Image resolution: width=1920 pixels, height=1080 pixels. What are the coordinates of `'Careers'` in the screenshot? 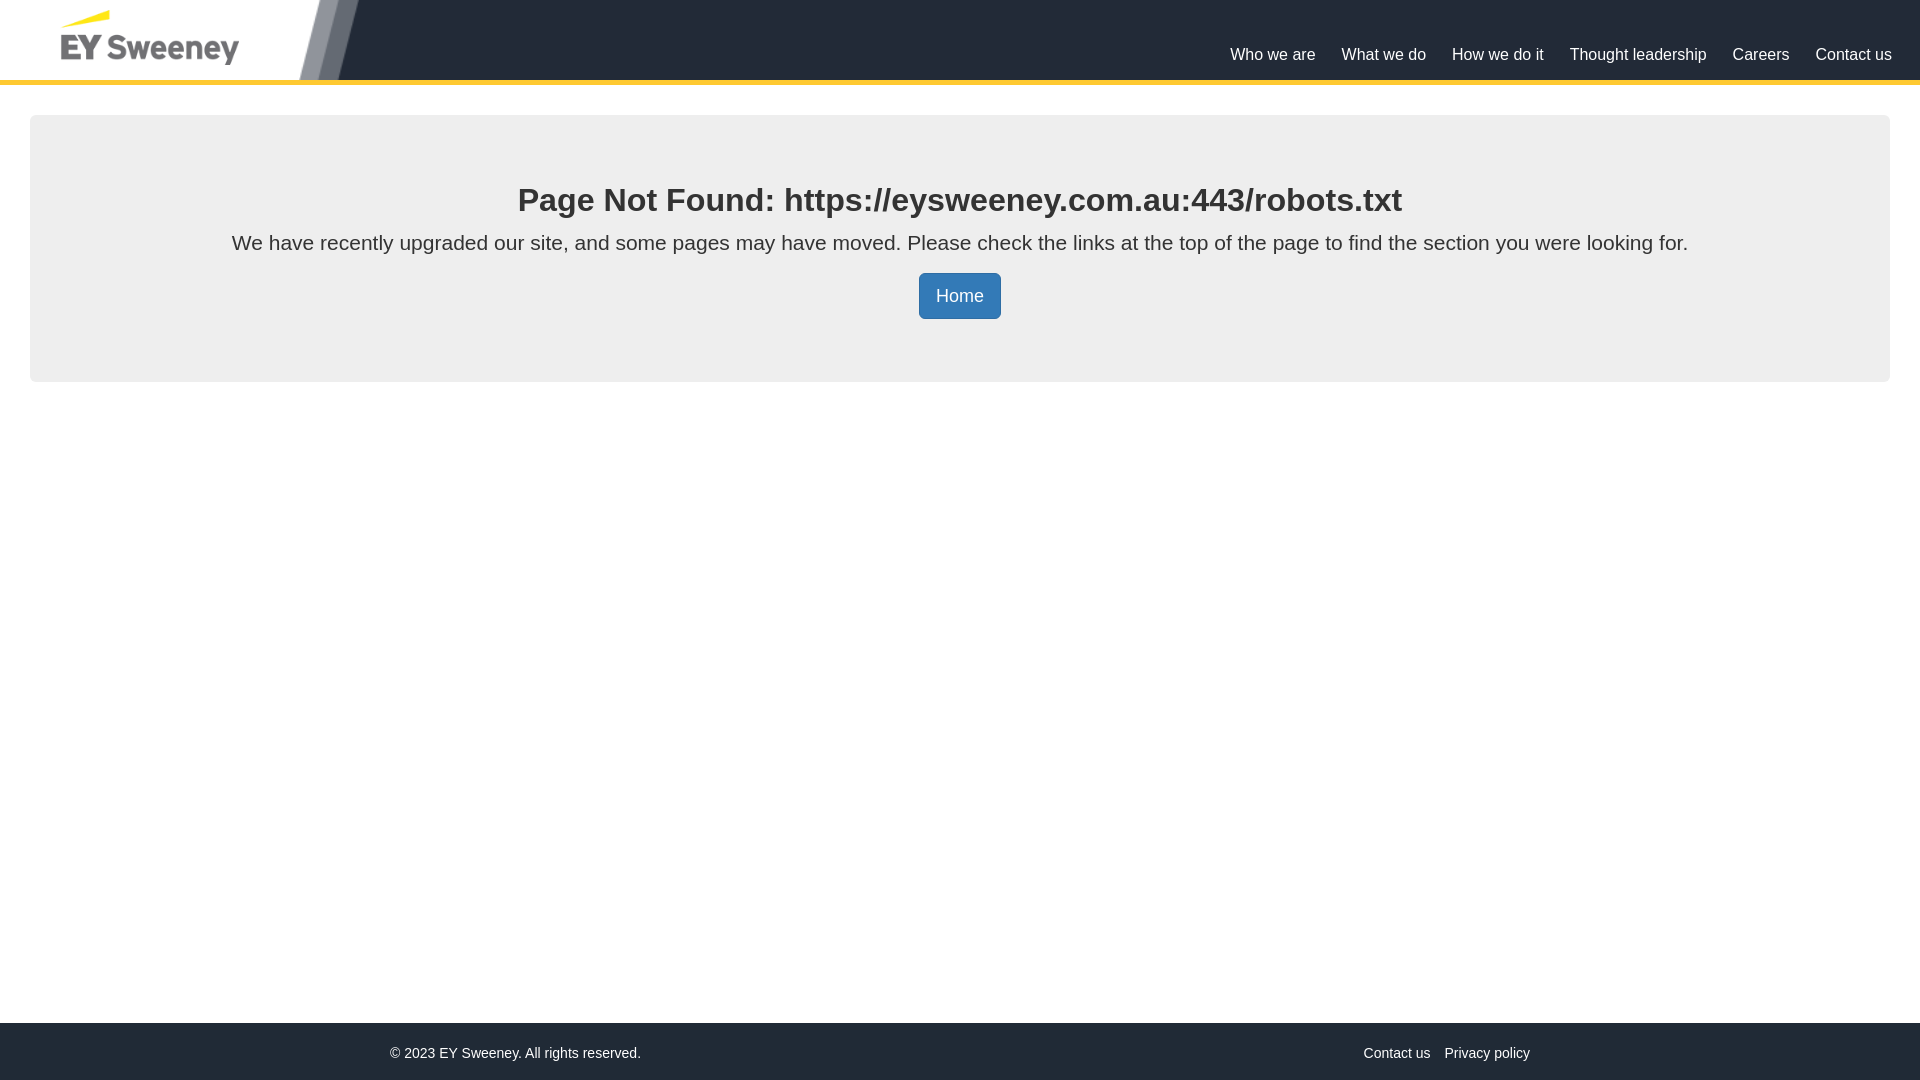 It's located at (1718, 53).